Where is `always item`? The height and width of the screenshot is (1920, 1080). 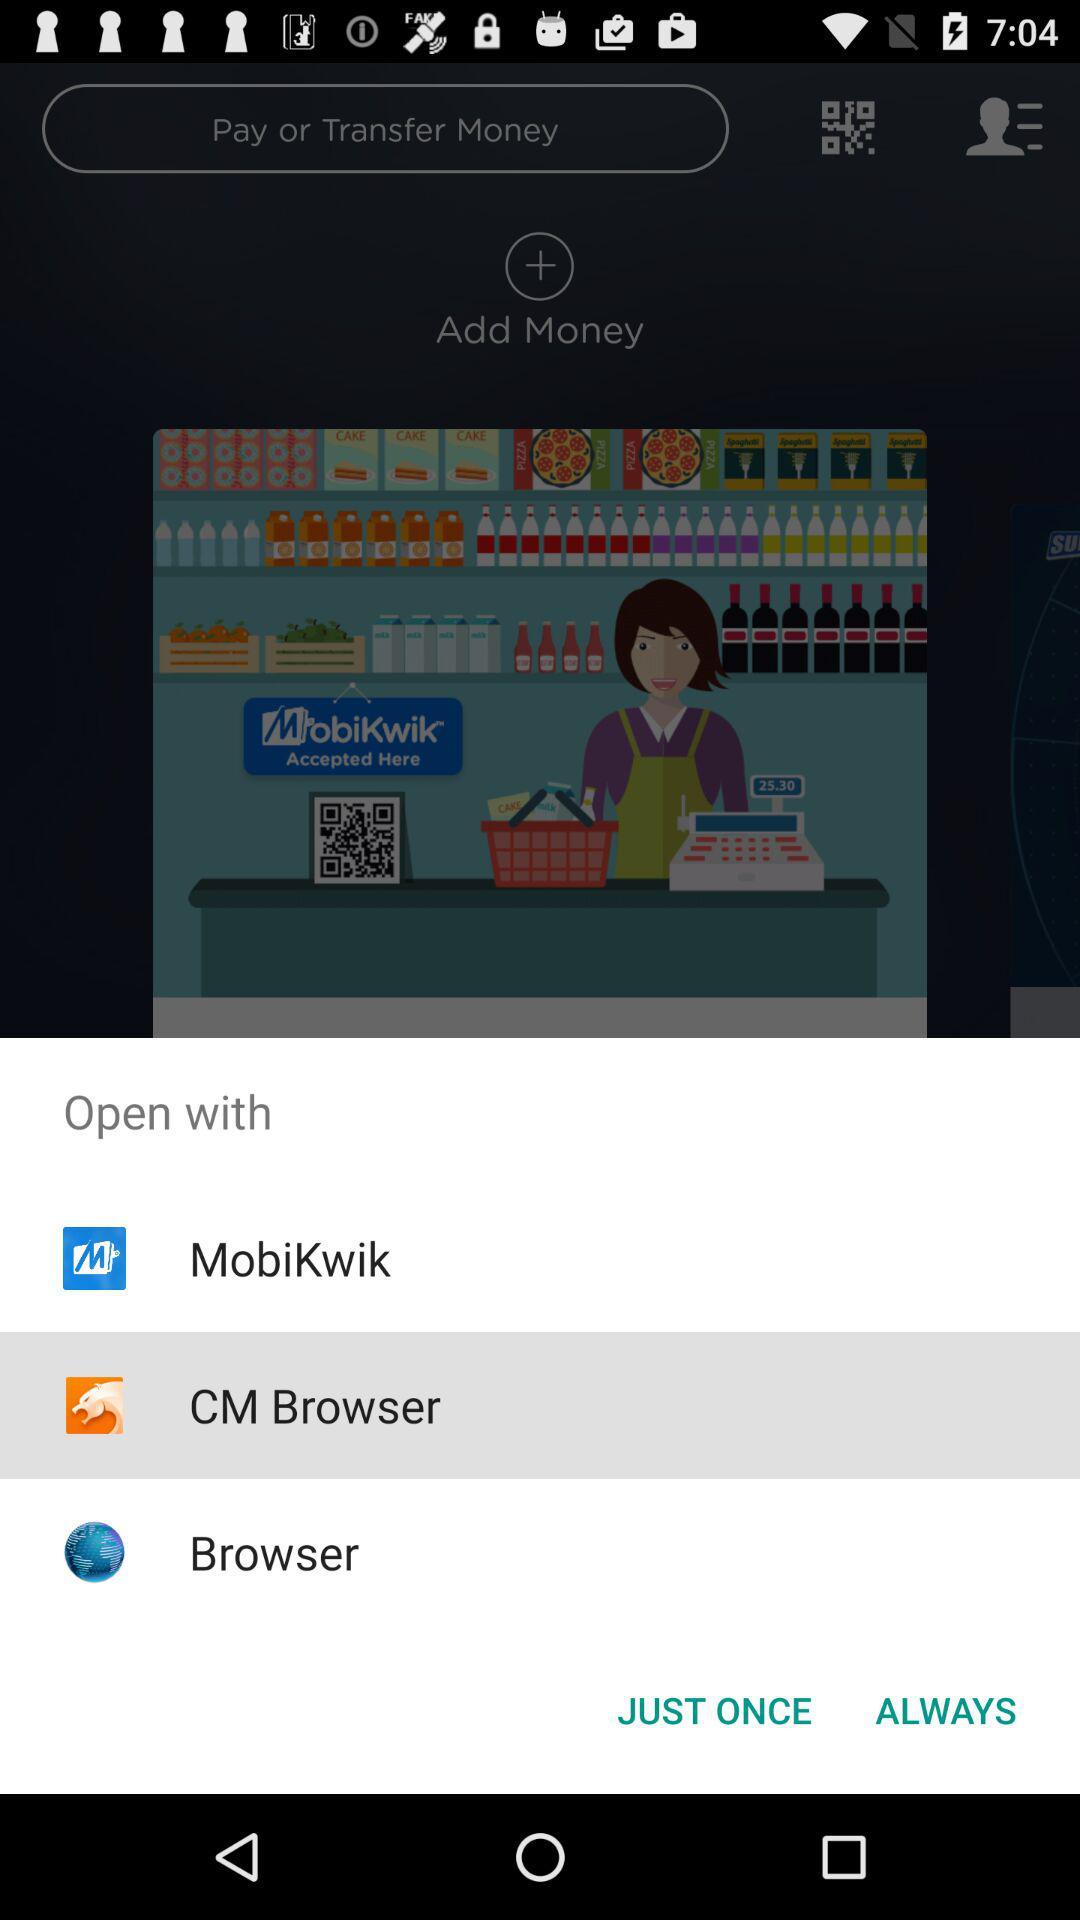 always item is located at coordinates (945, 1708).